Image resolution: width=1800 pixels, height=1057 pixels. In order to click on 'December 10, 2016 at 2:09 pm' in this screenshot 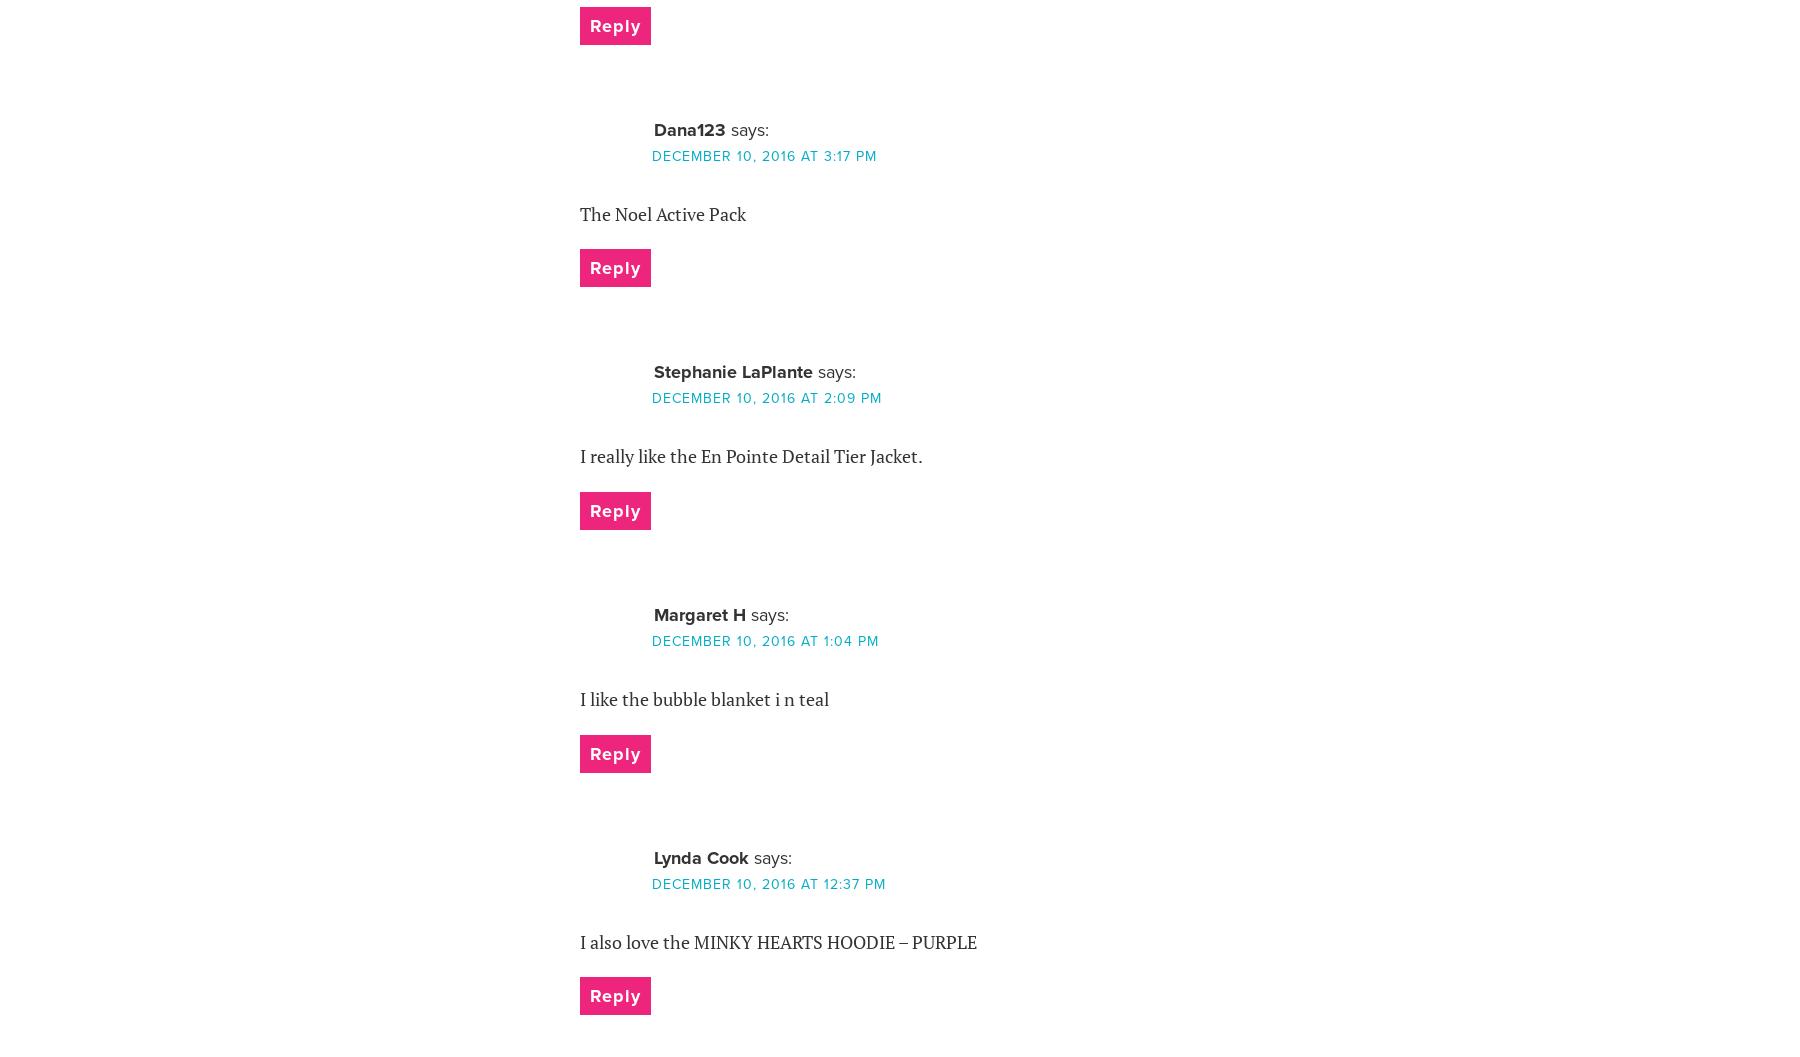, I will do `click(765, 397)`.